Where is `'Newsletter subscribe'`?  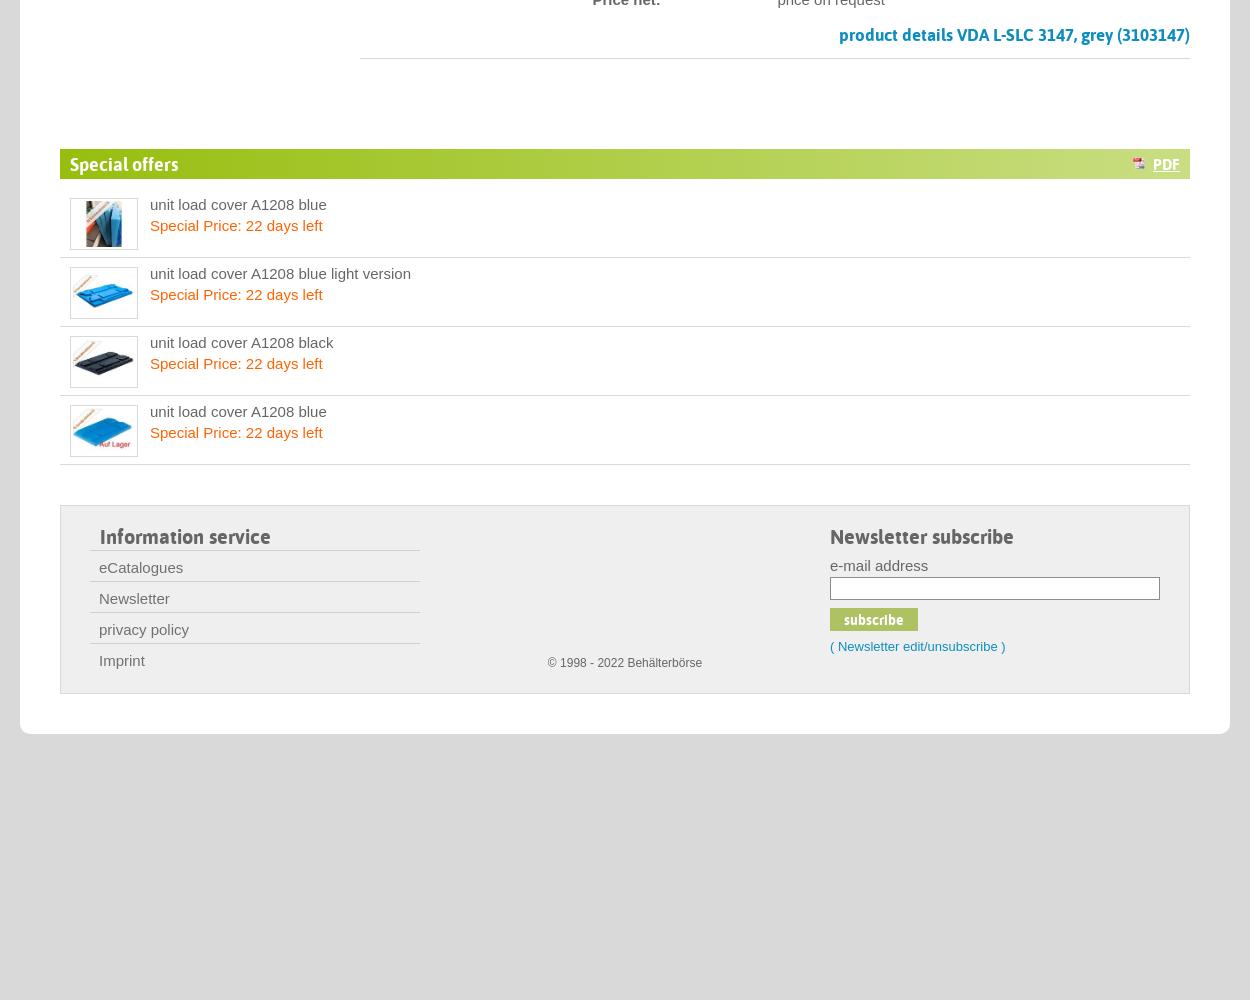 'Newsletter subscribe' is located at coordinates (922, 536).